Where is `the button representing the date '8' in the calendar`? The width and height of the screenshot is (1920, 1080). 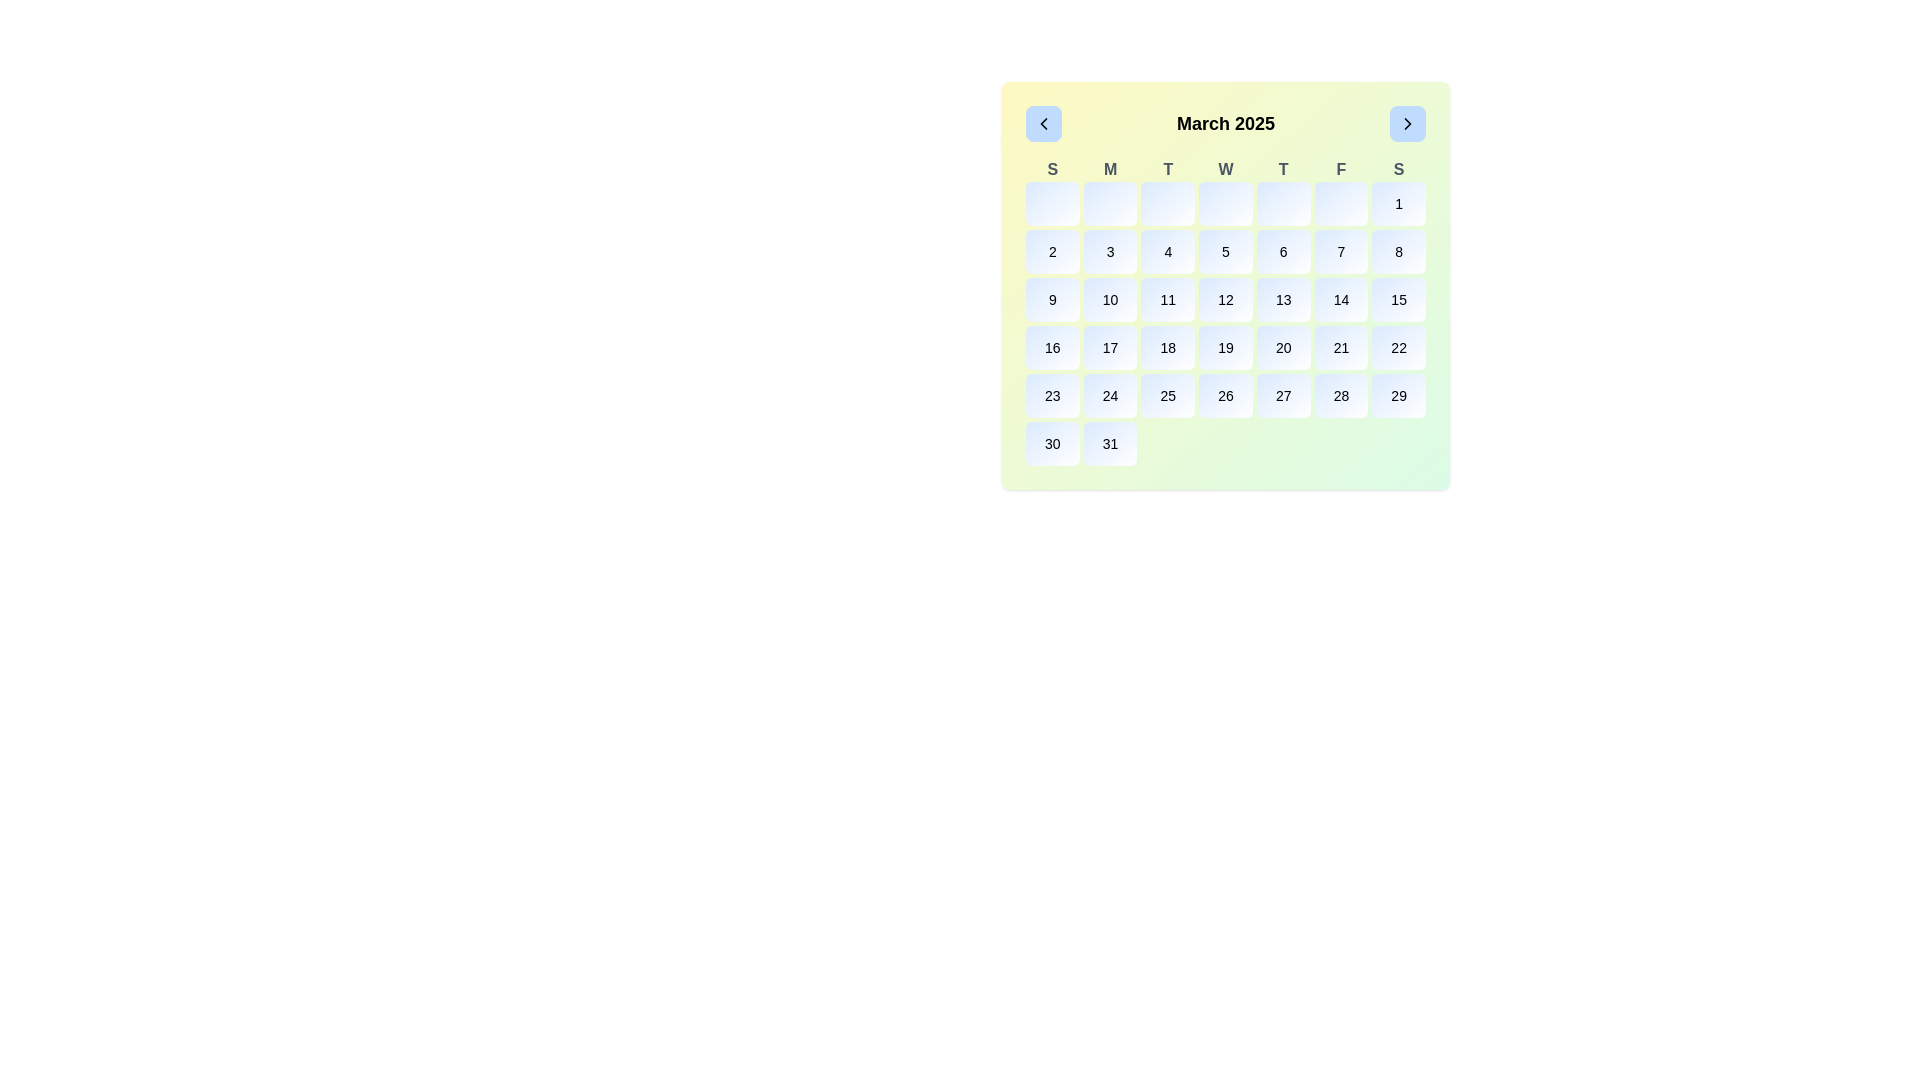
the button representing the date '8' in the calendar is located at coordinates (1398, 250).